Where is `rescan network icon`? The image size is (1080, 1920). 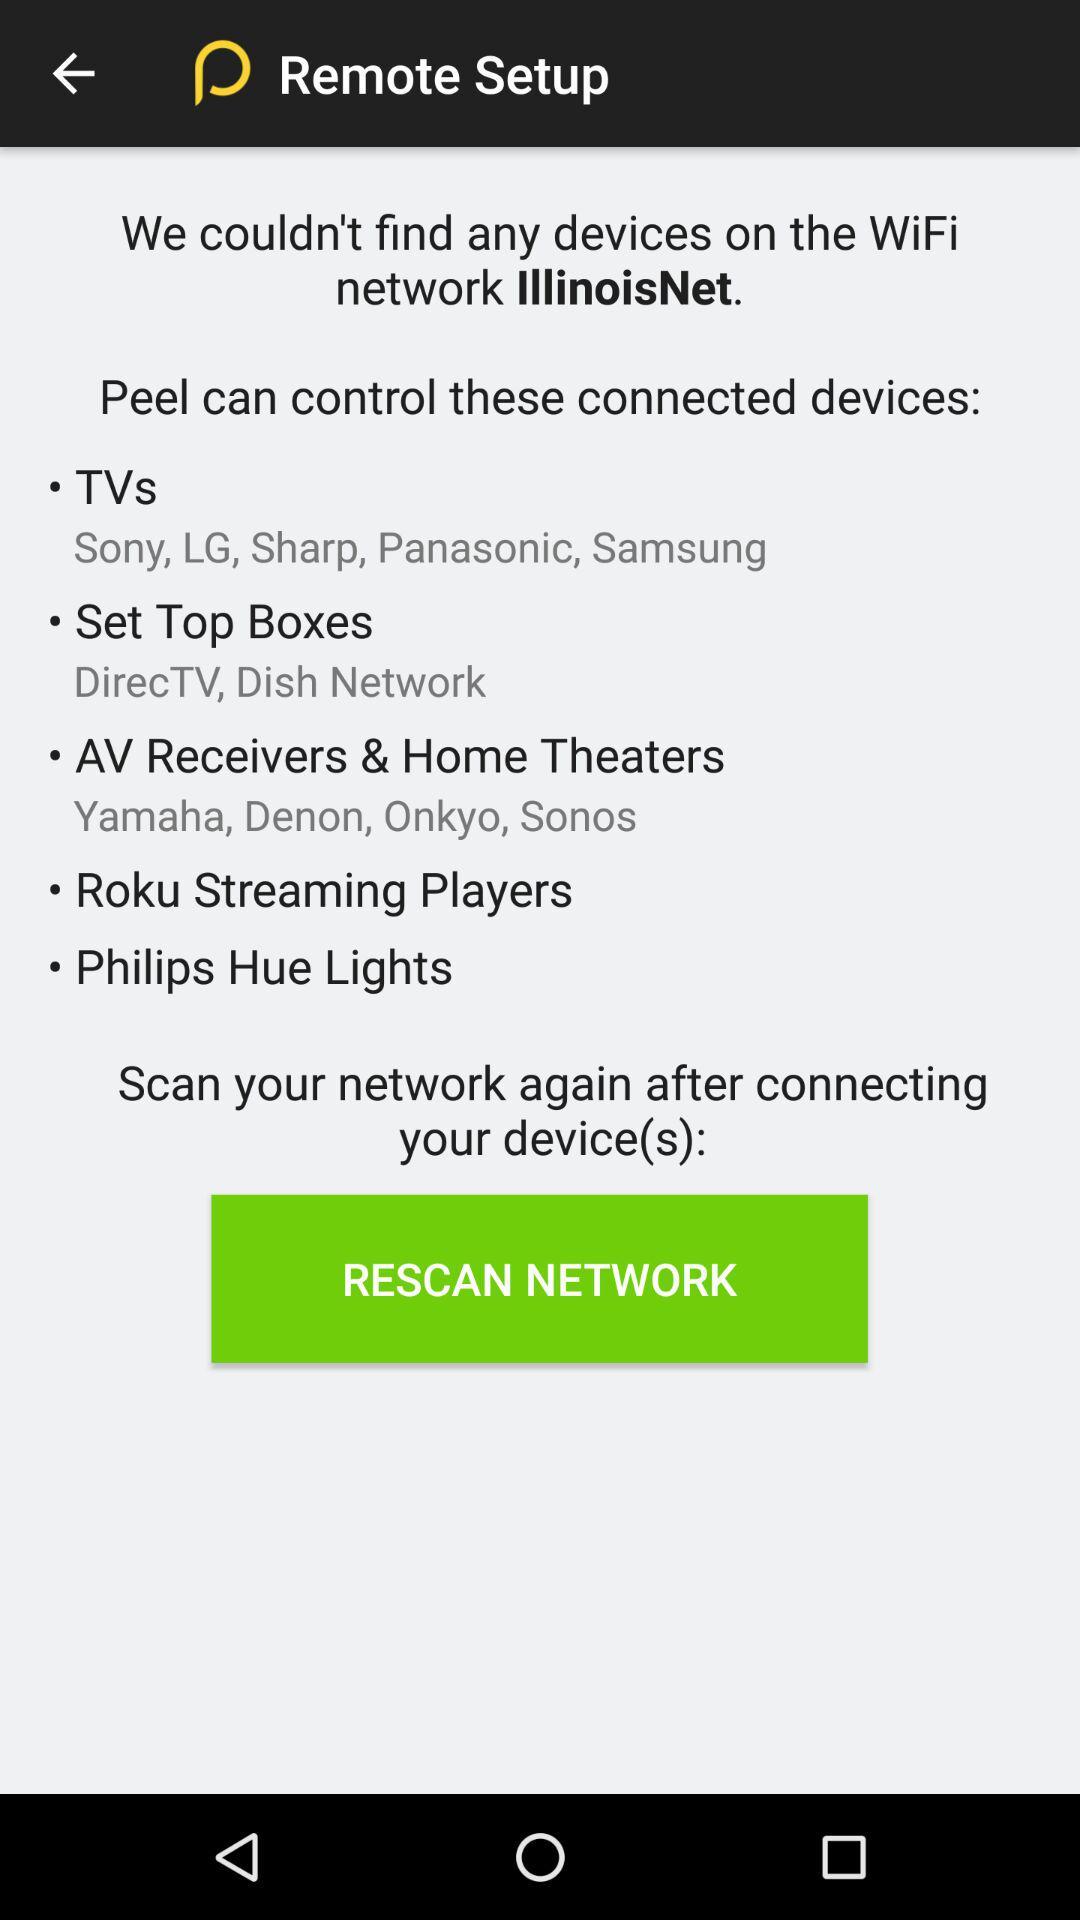
rescan network icon is located at coordinates (538, 1277).